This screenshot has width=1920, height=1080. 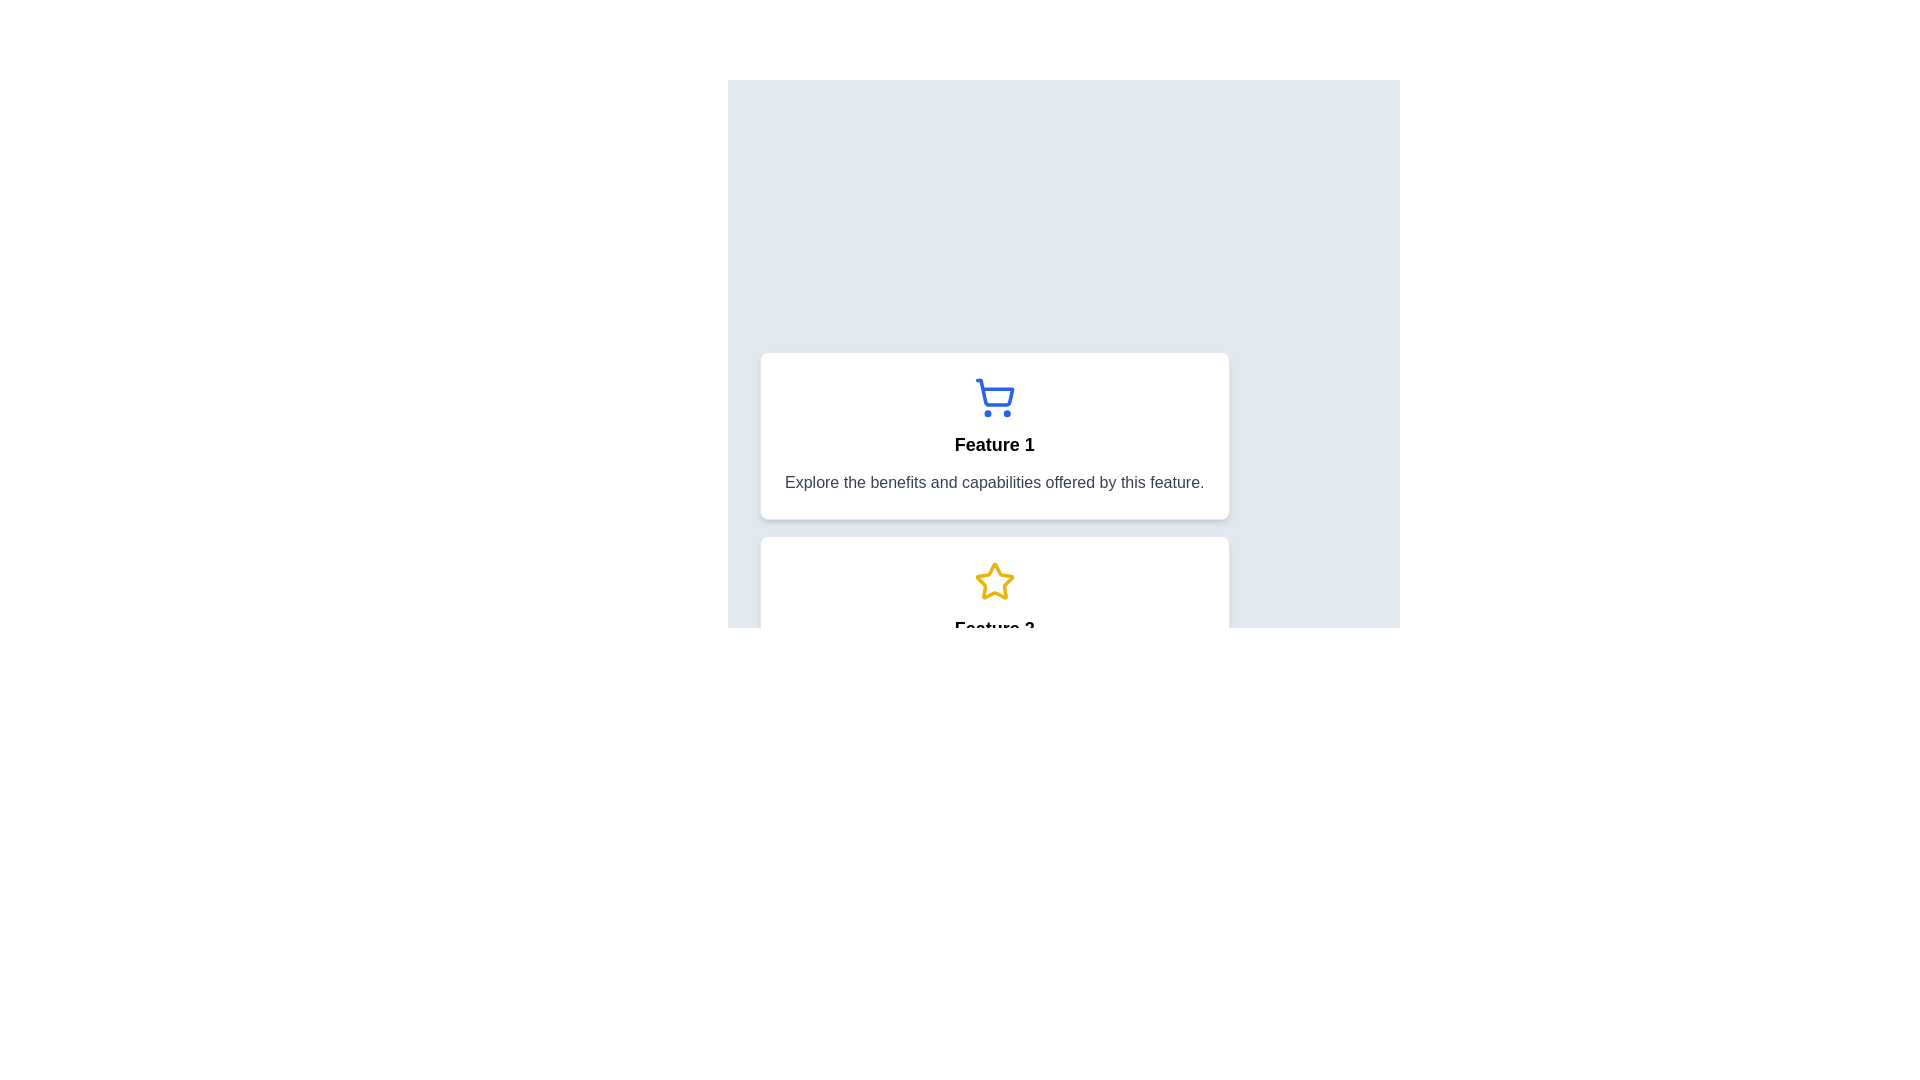 What do you see at coordinates (994, 582) in the screenshot?
I see `the star-shaped icon with a yellow outline located at the top-center of the 'Feature 2' card` at bounding box center [994, 582].